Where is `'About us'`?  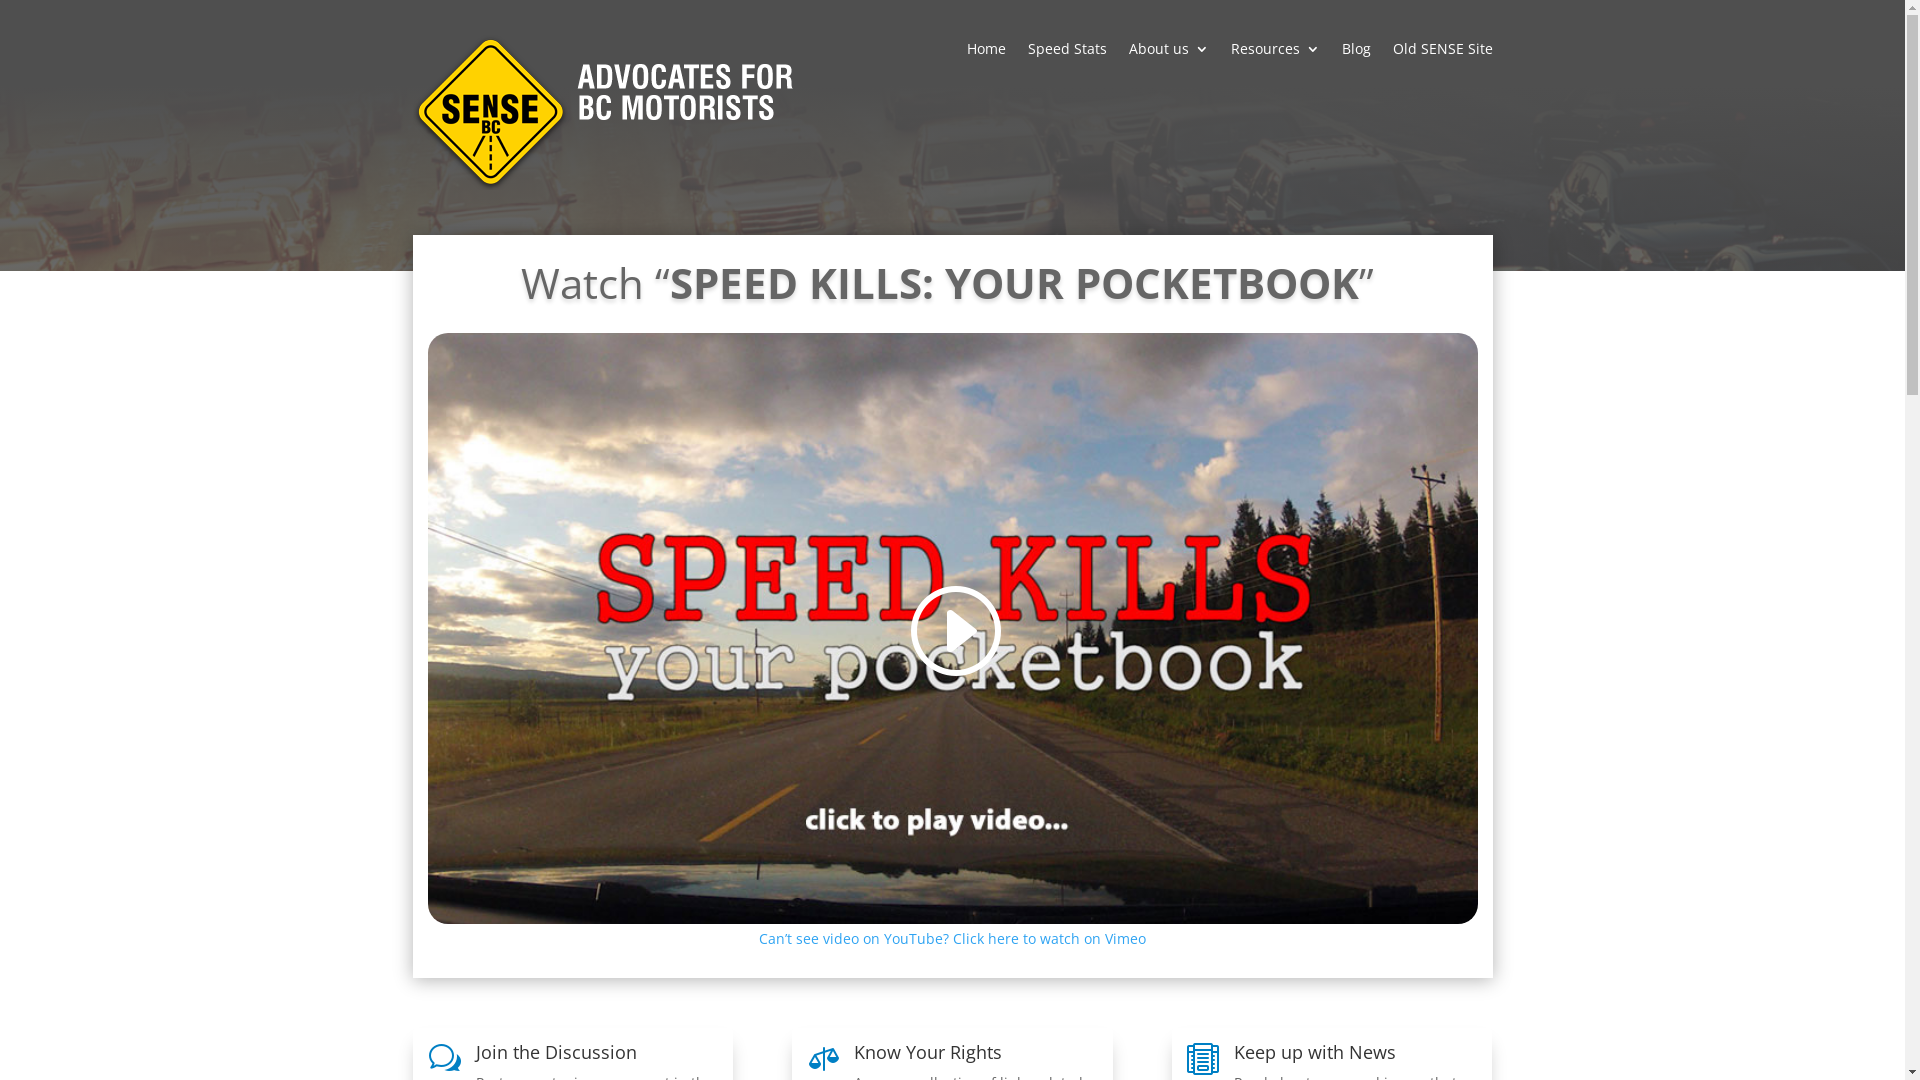 'About us' is located at coordinates (1167, 62).